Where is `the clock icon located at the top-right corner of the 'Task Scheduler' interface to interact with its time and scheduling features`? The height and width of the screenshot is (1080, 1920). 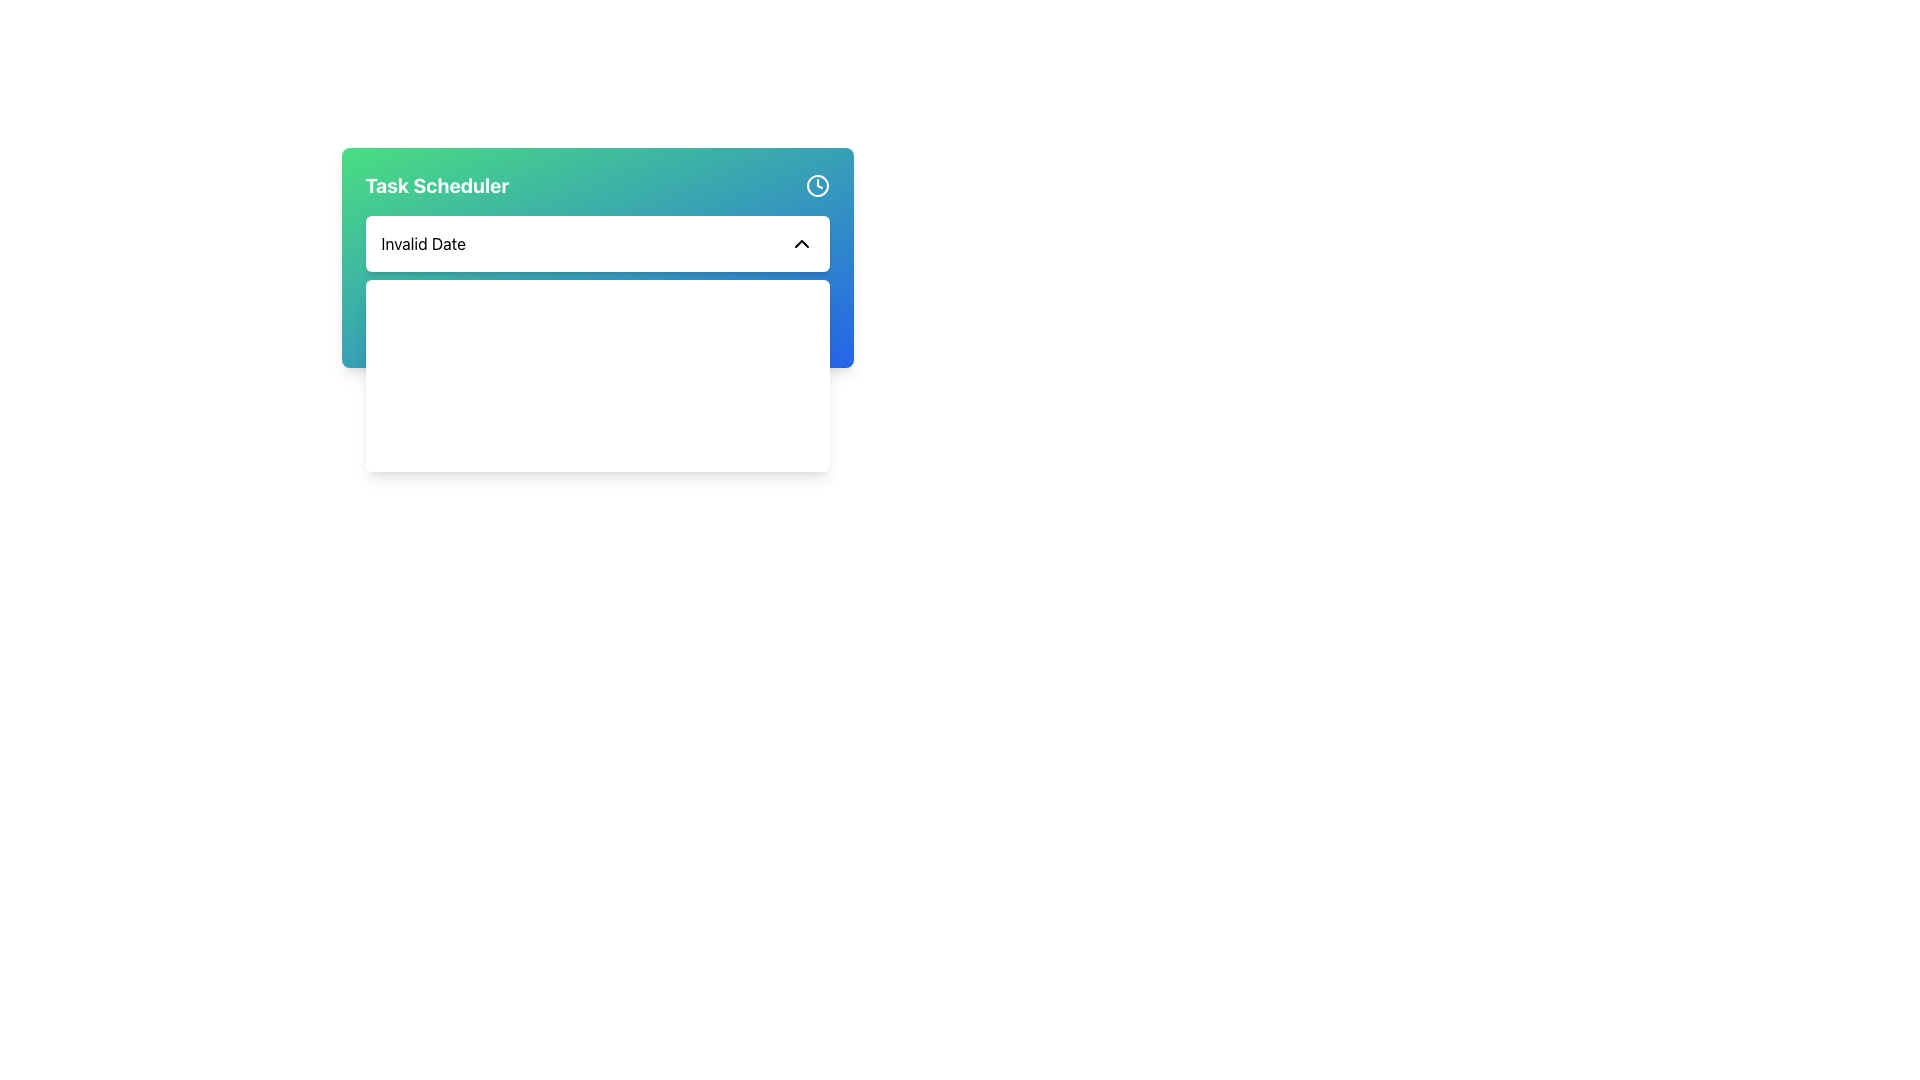 the clock icon located at the top-right corner of the 'Task Scheduler' interface to interact with its time and scheduling features is located at coordinates (817, 185).